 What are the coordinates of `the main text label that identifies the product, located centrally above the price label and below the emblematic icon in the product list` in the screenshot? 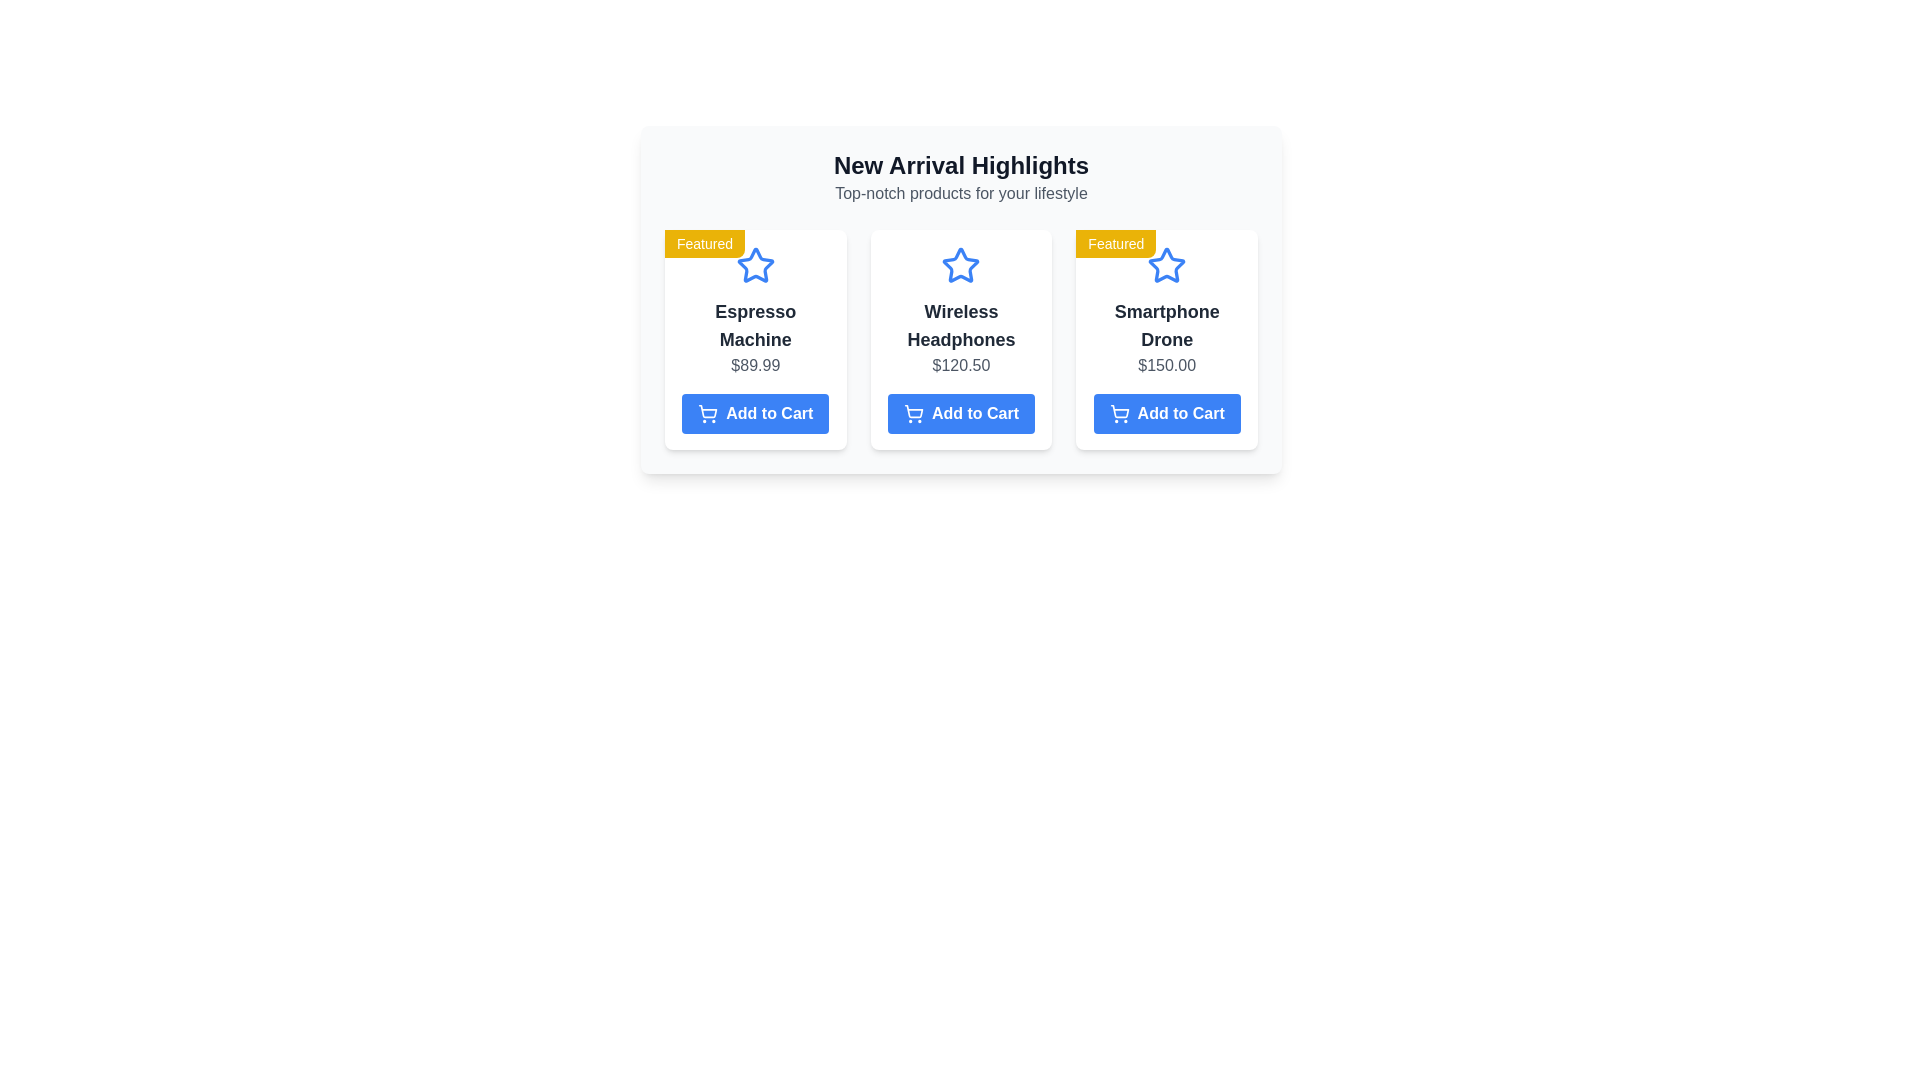 It's located at (754, 325).